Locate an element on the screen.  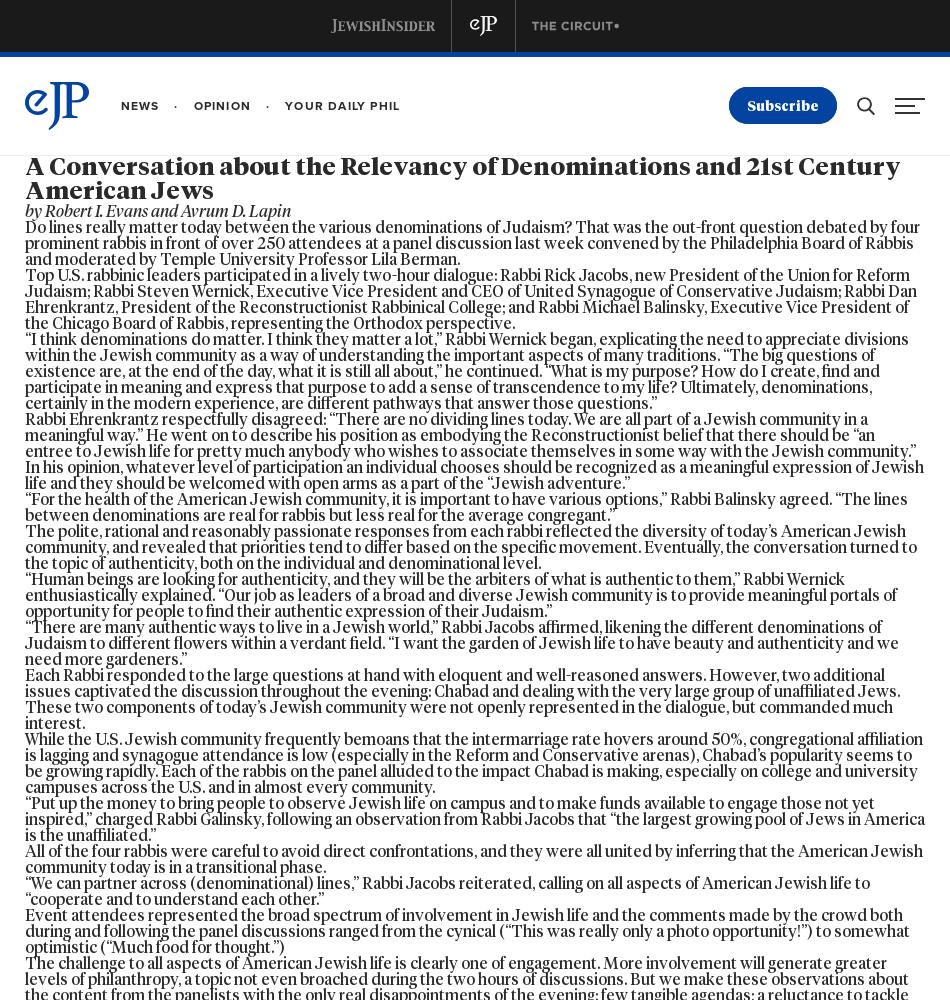
'The polite, rational and reasonably passionate responses from each rabbi reflected the diversity of today’s American Jewish community, and revealed that priorities tend to differ based on the specific movement. Eventually, the conversation turned to the topic of authenticity, both on the individual and denominational level.' is located at coordinates (470, 547).